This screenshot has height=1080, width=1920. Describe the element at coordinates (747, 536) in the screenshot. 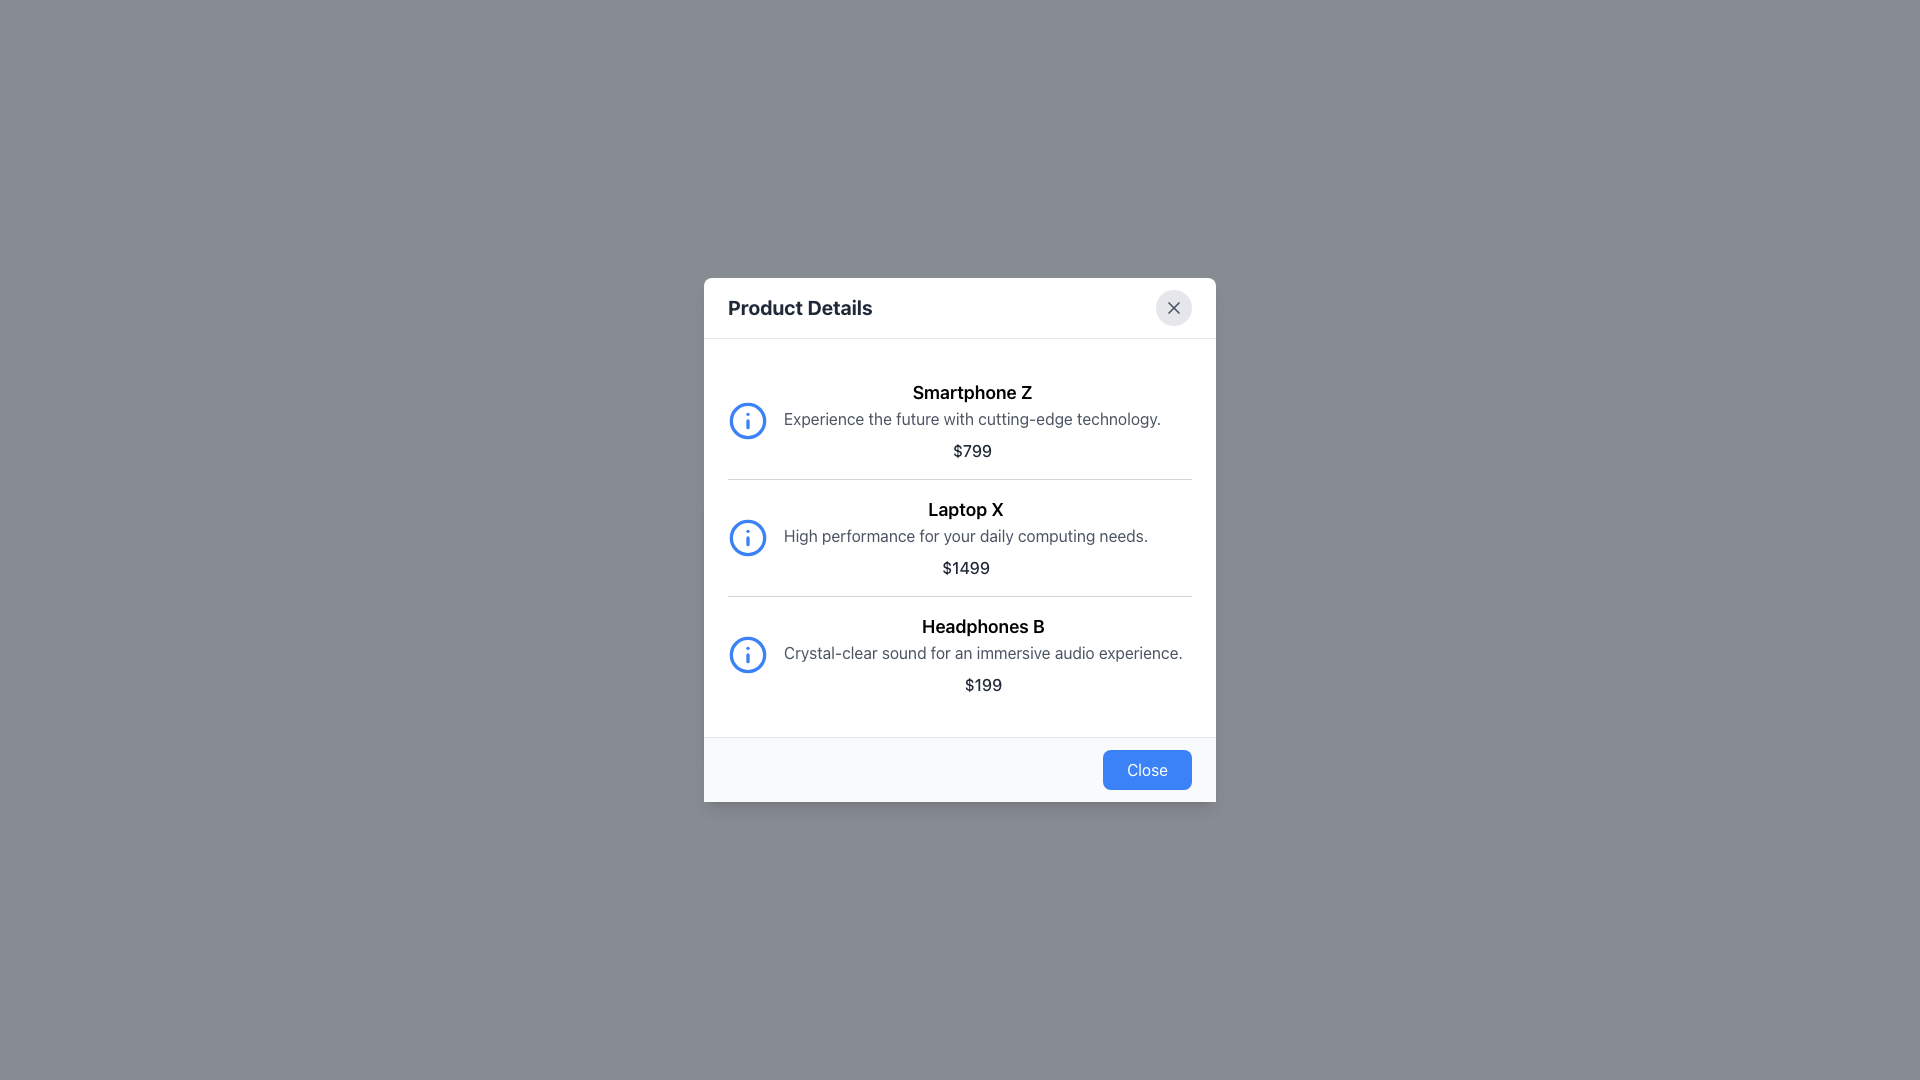

I see `the blue circular icon with an 'i' symbol located at the left edge of the card for 'Laptop X'` at that location.